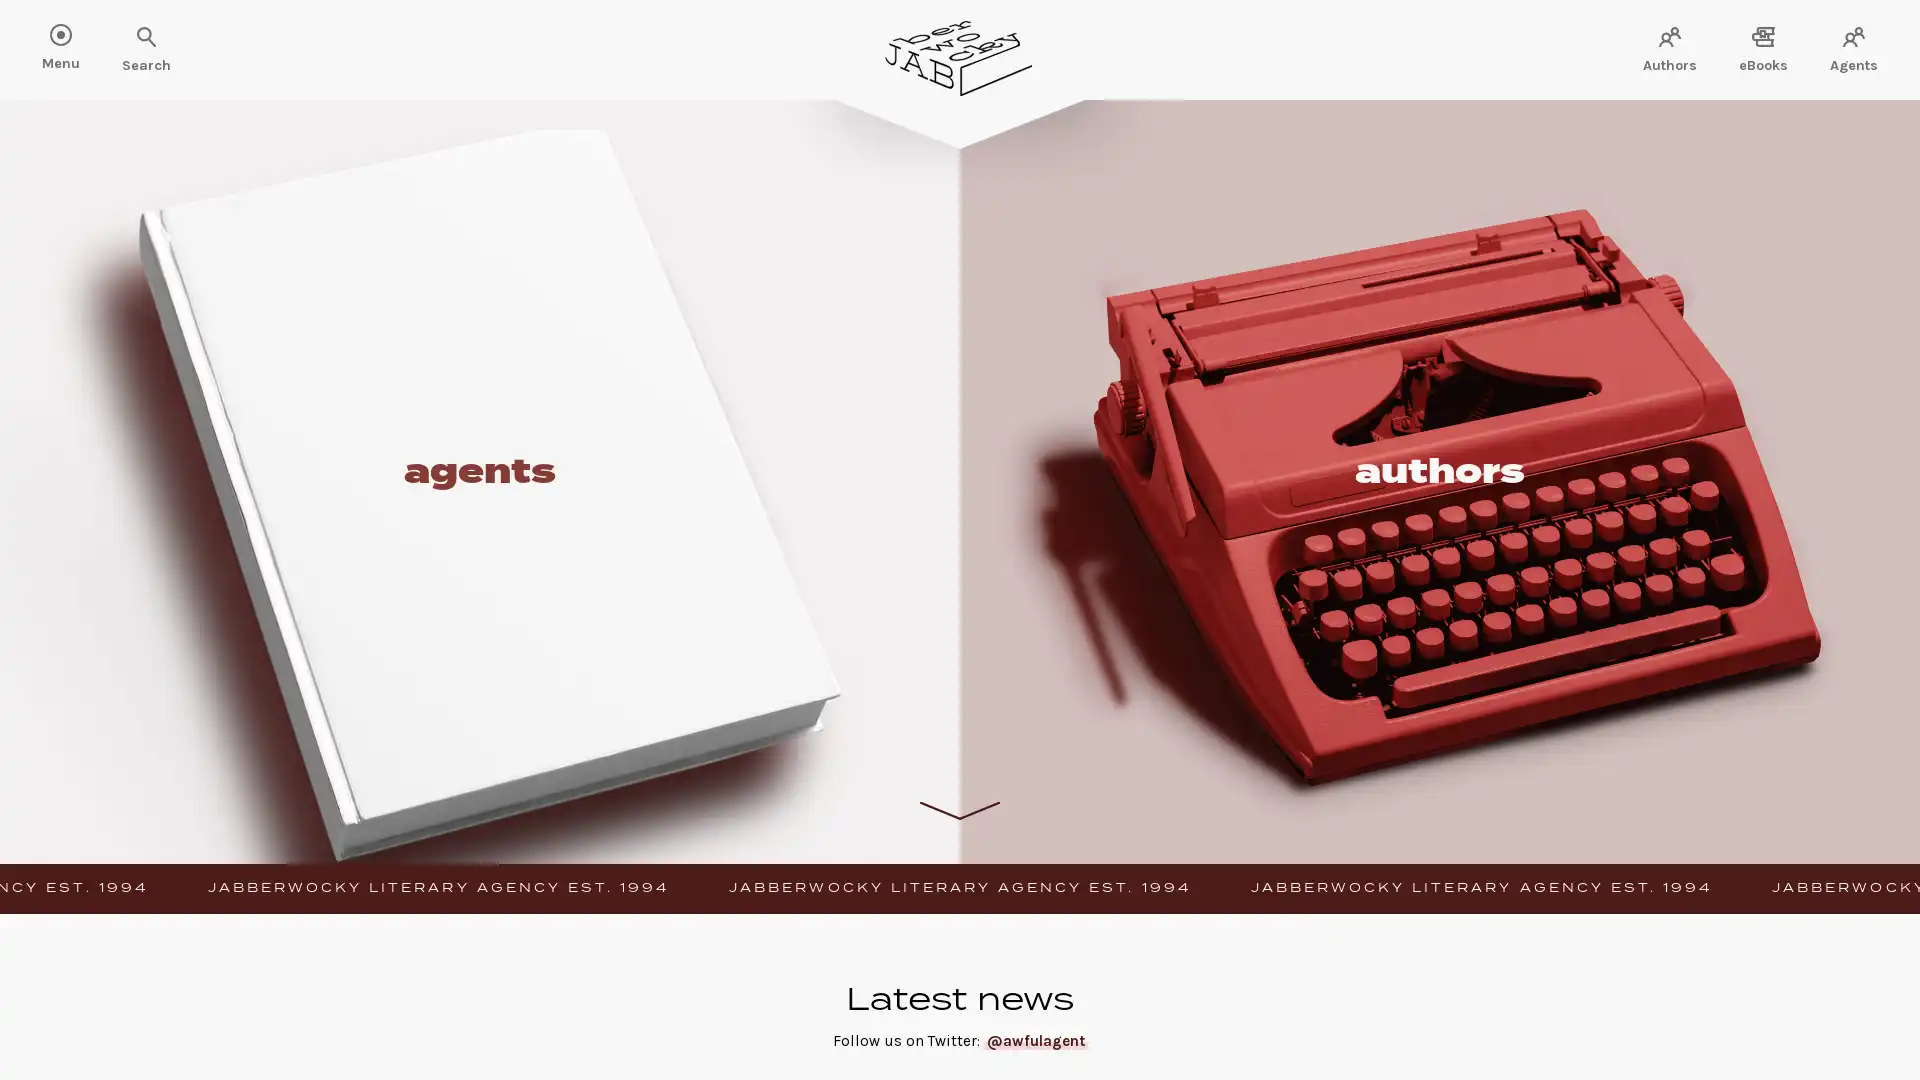  I want to click on Search, so click(80, 38).